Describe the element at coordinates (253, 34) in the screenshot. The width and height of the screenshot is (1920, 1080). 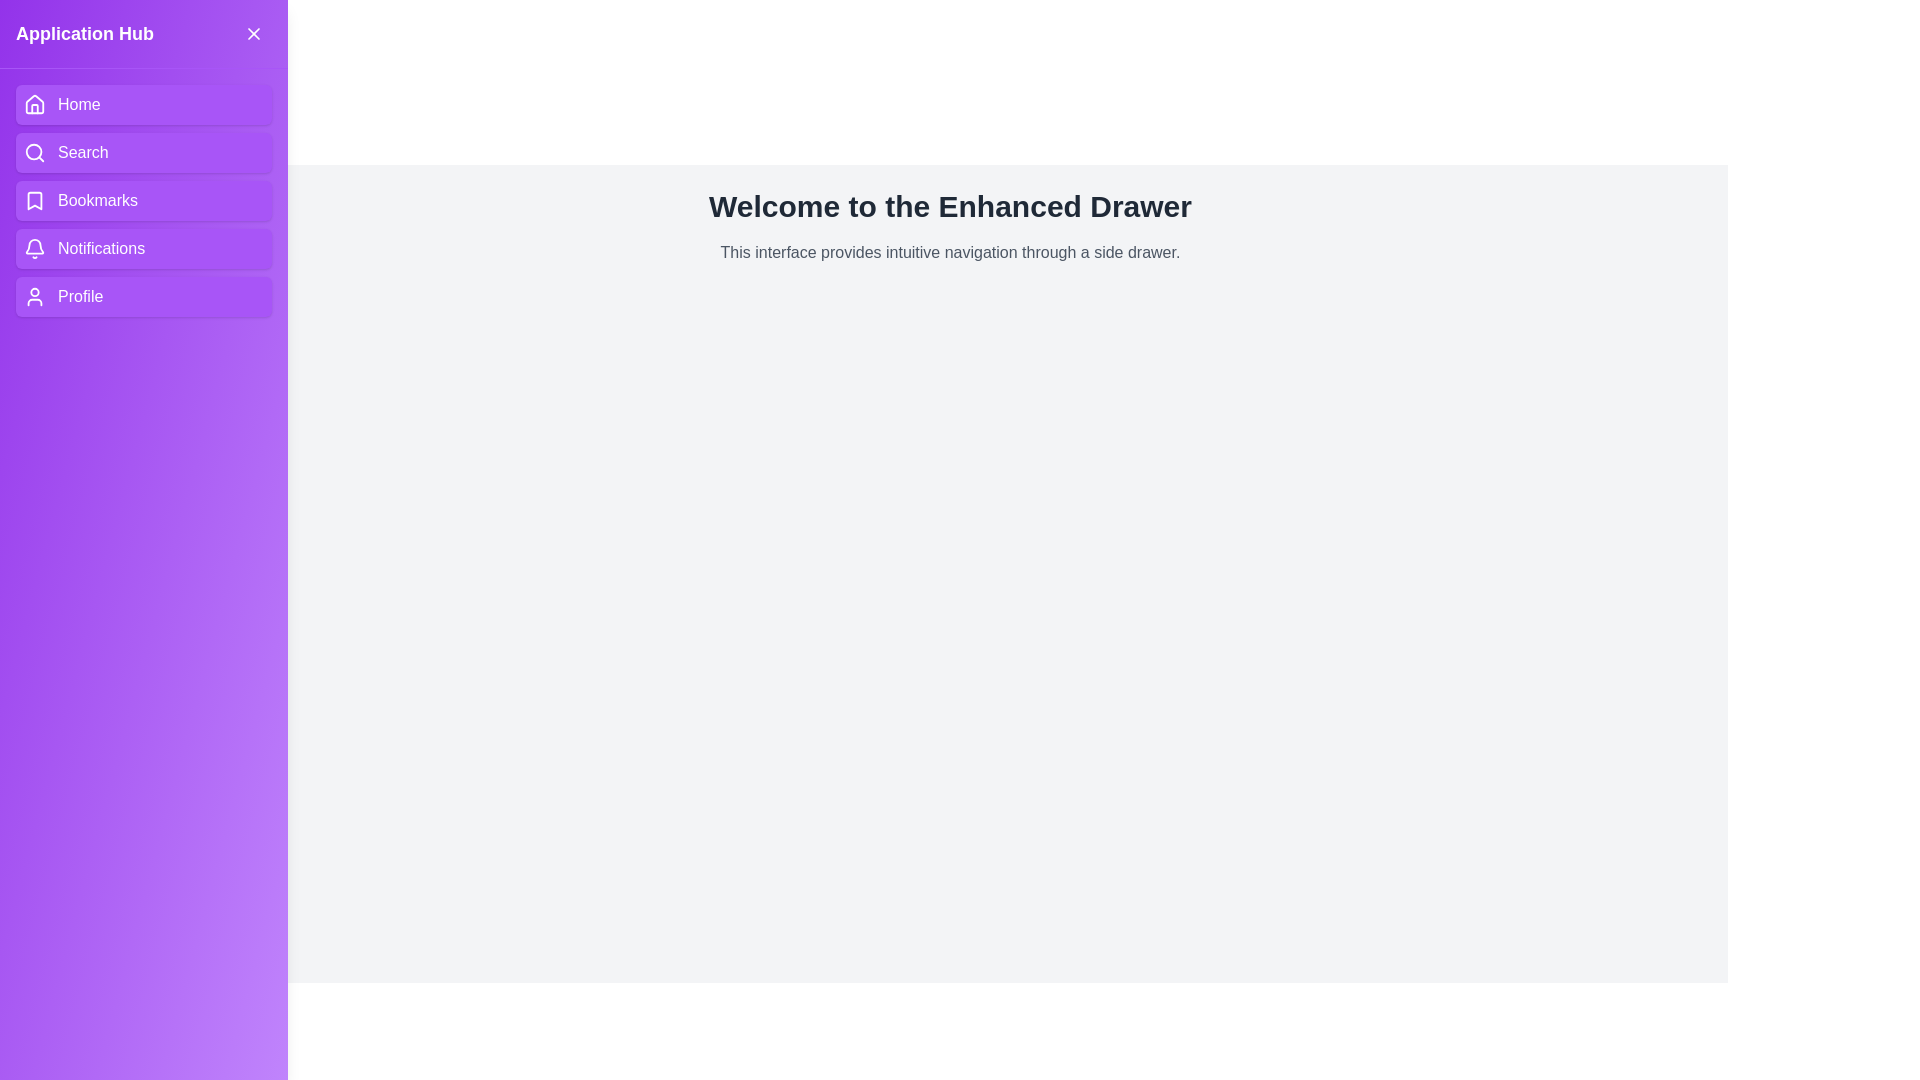
I see `the close button in the drawer header to close the drawer` at that location.